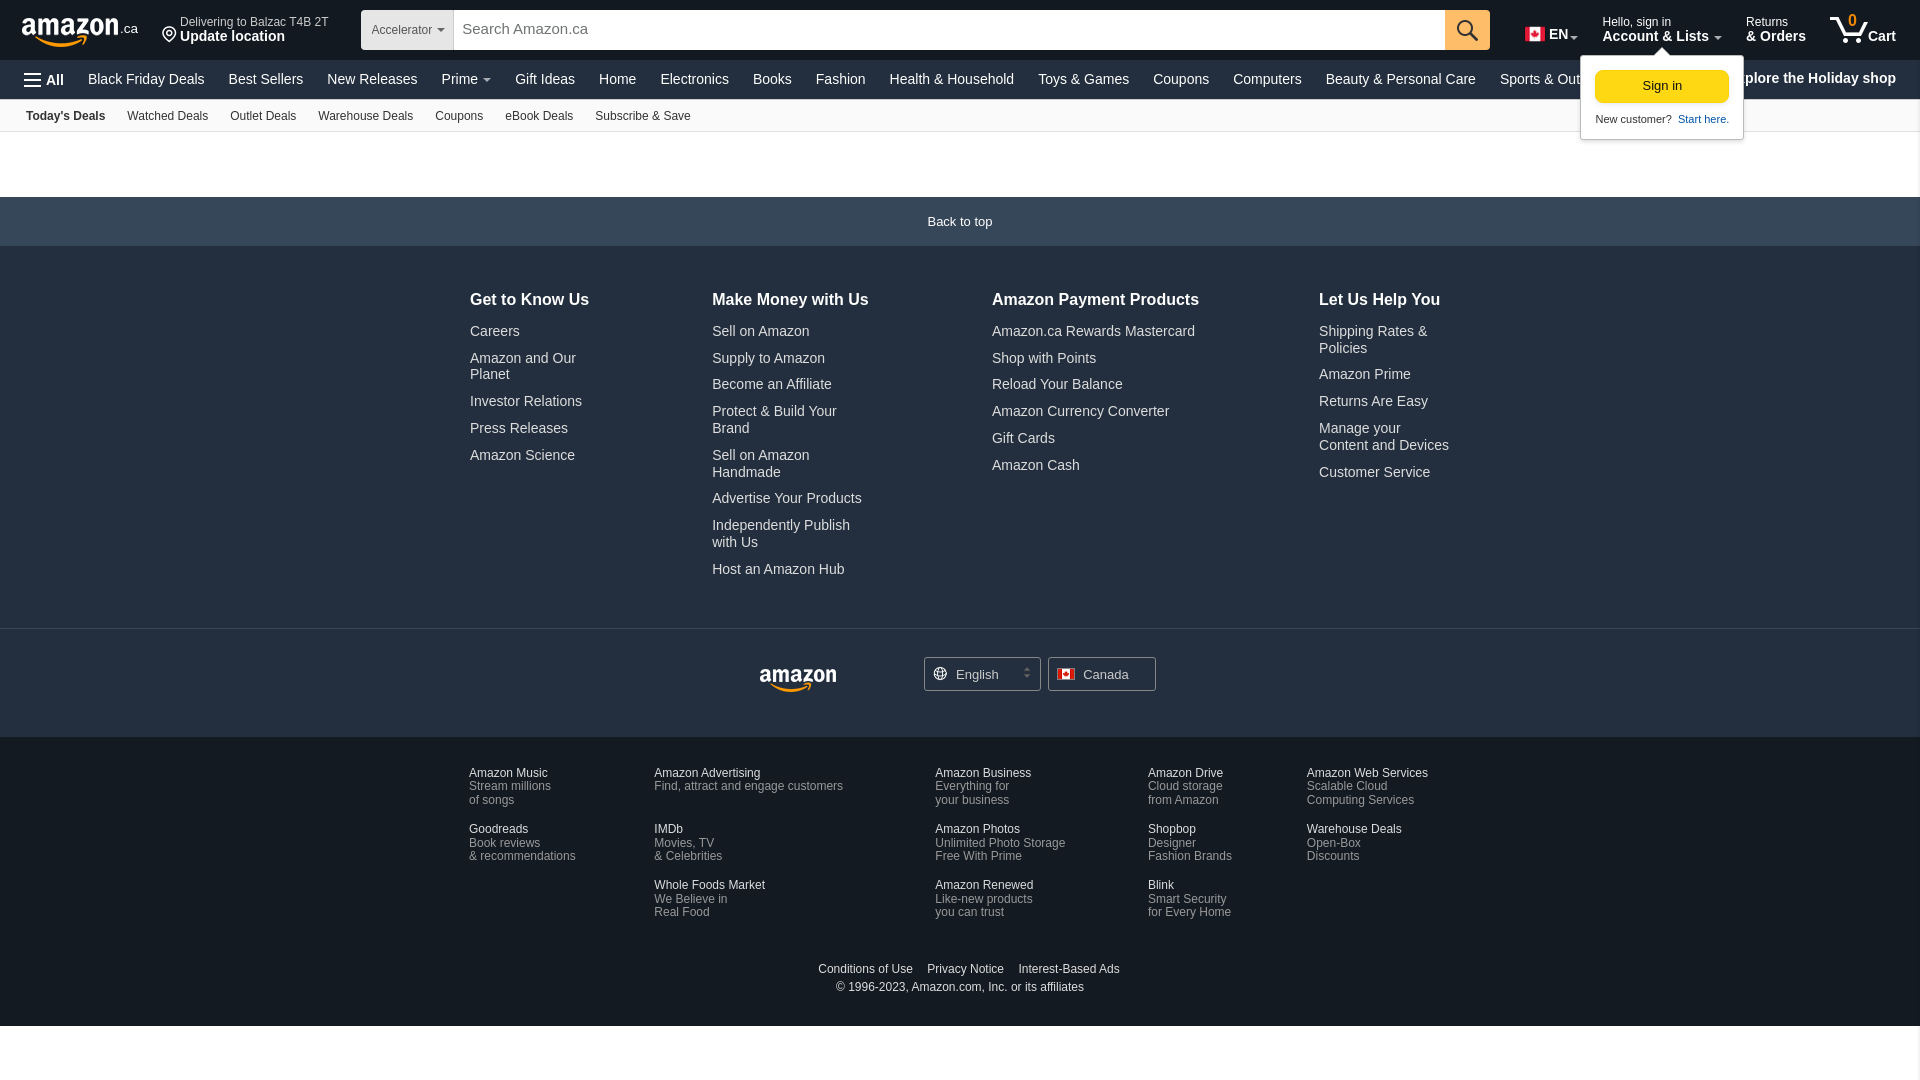 This screenshot has width=1920, height=1080. I want to click on 'Amazon.ca Rewards Mastercard', so click(1092, 330).